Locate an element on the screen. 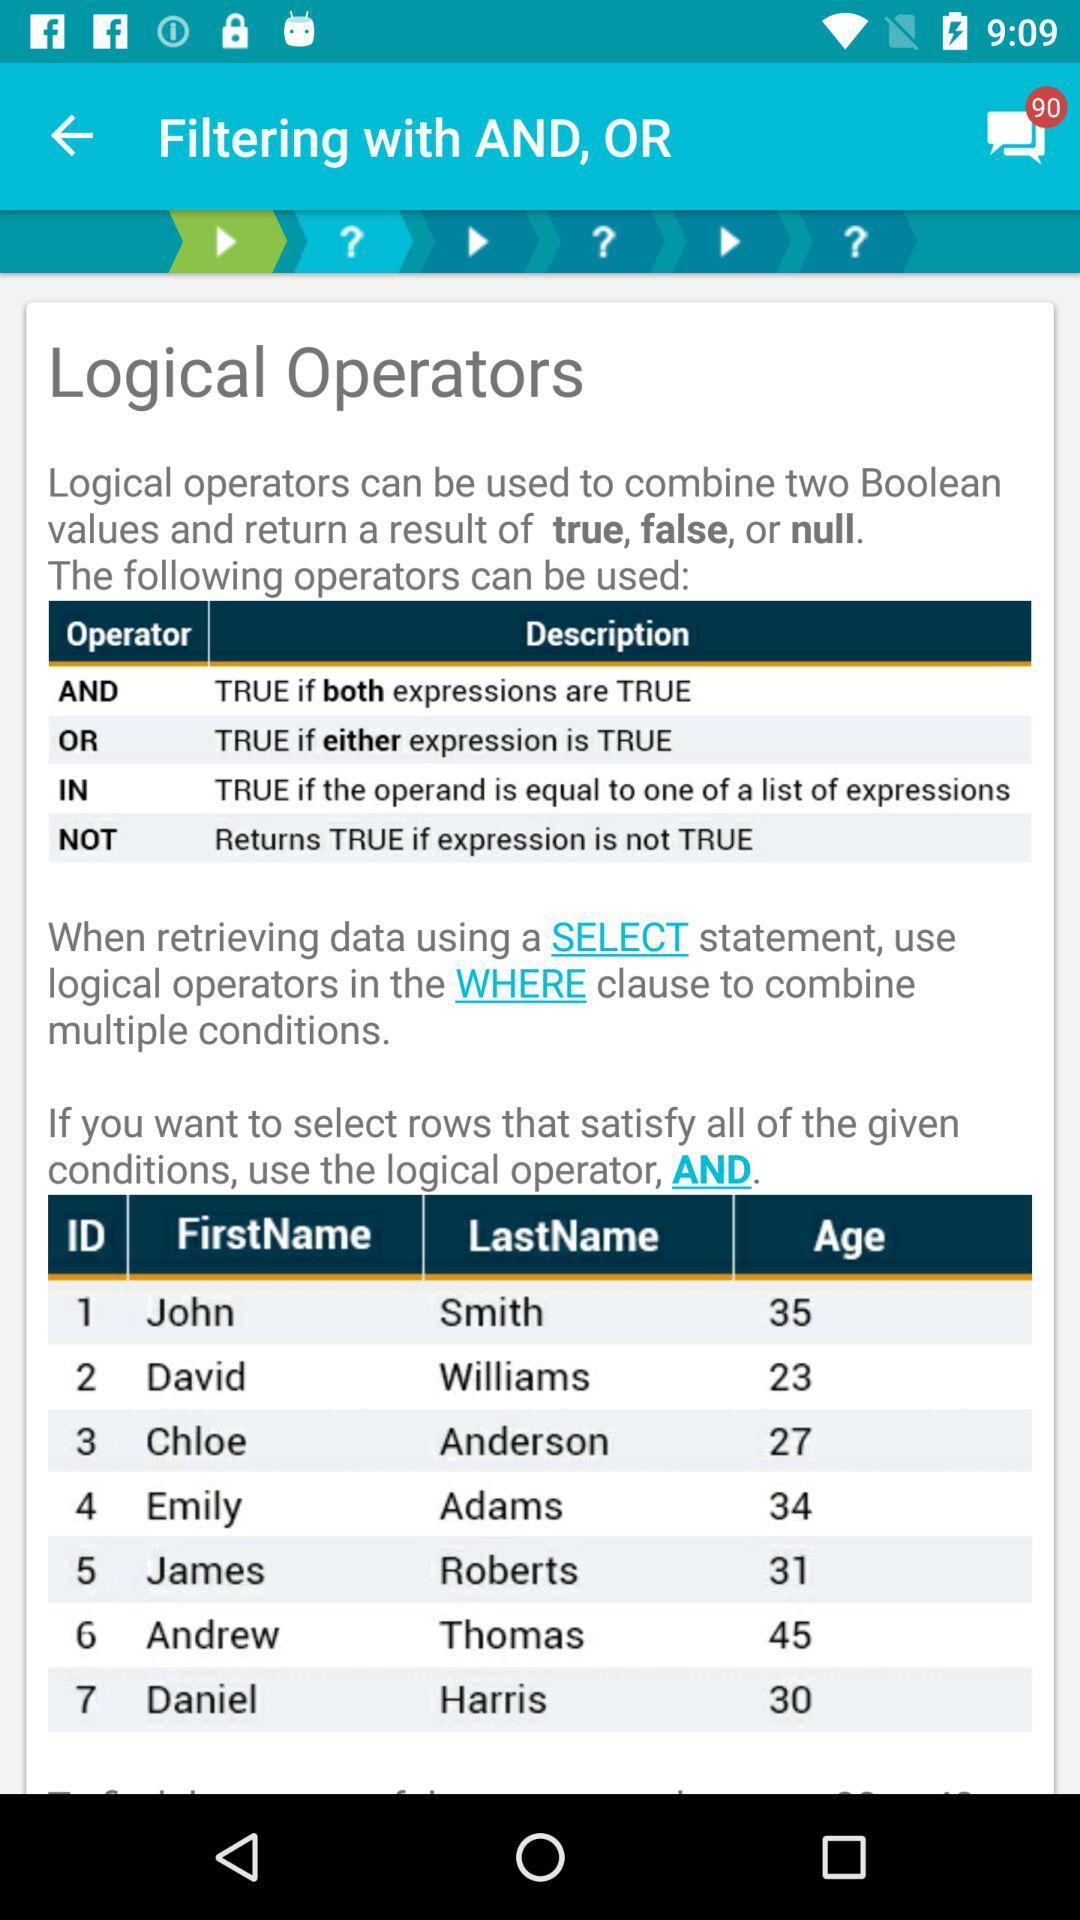 The width and height of the screenshot is (1080, 1920). help is located at coordinates (350, 240).